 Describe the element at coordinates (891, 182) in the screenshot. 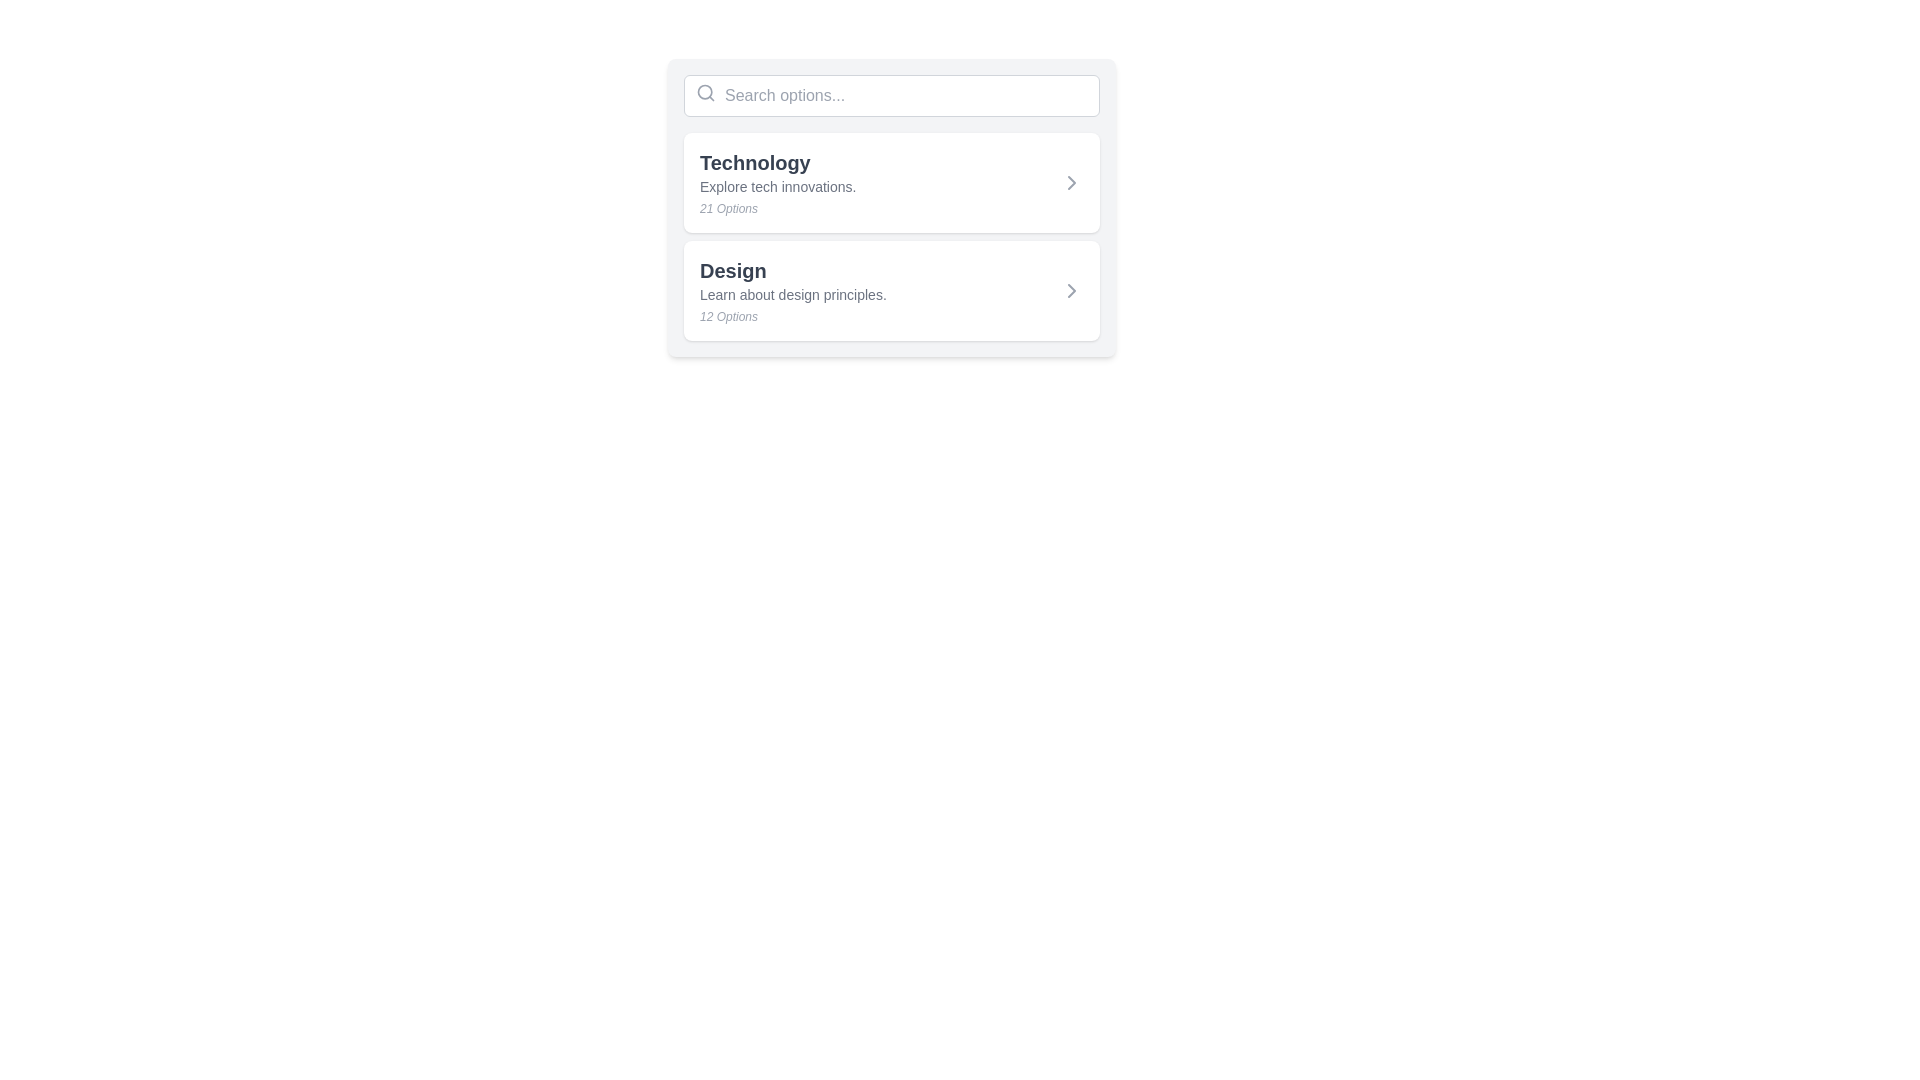

I see `the 'Technology' Button-like navigational card for keyboard navigation` at that location.